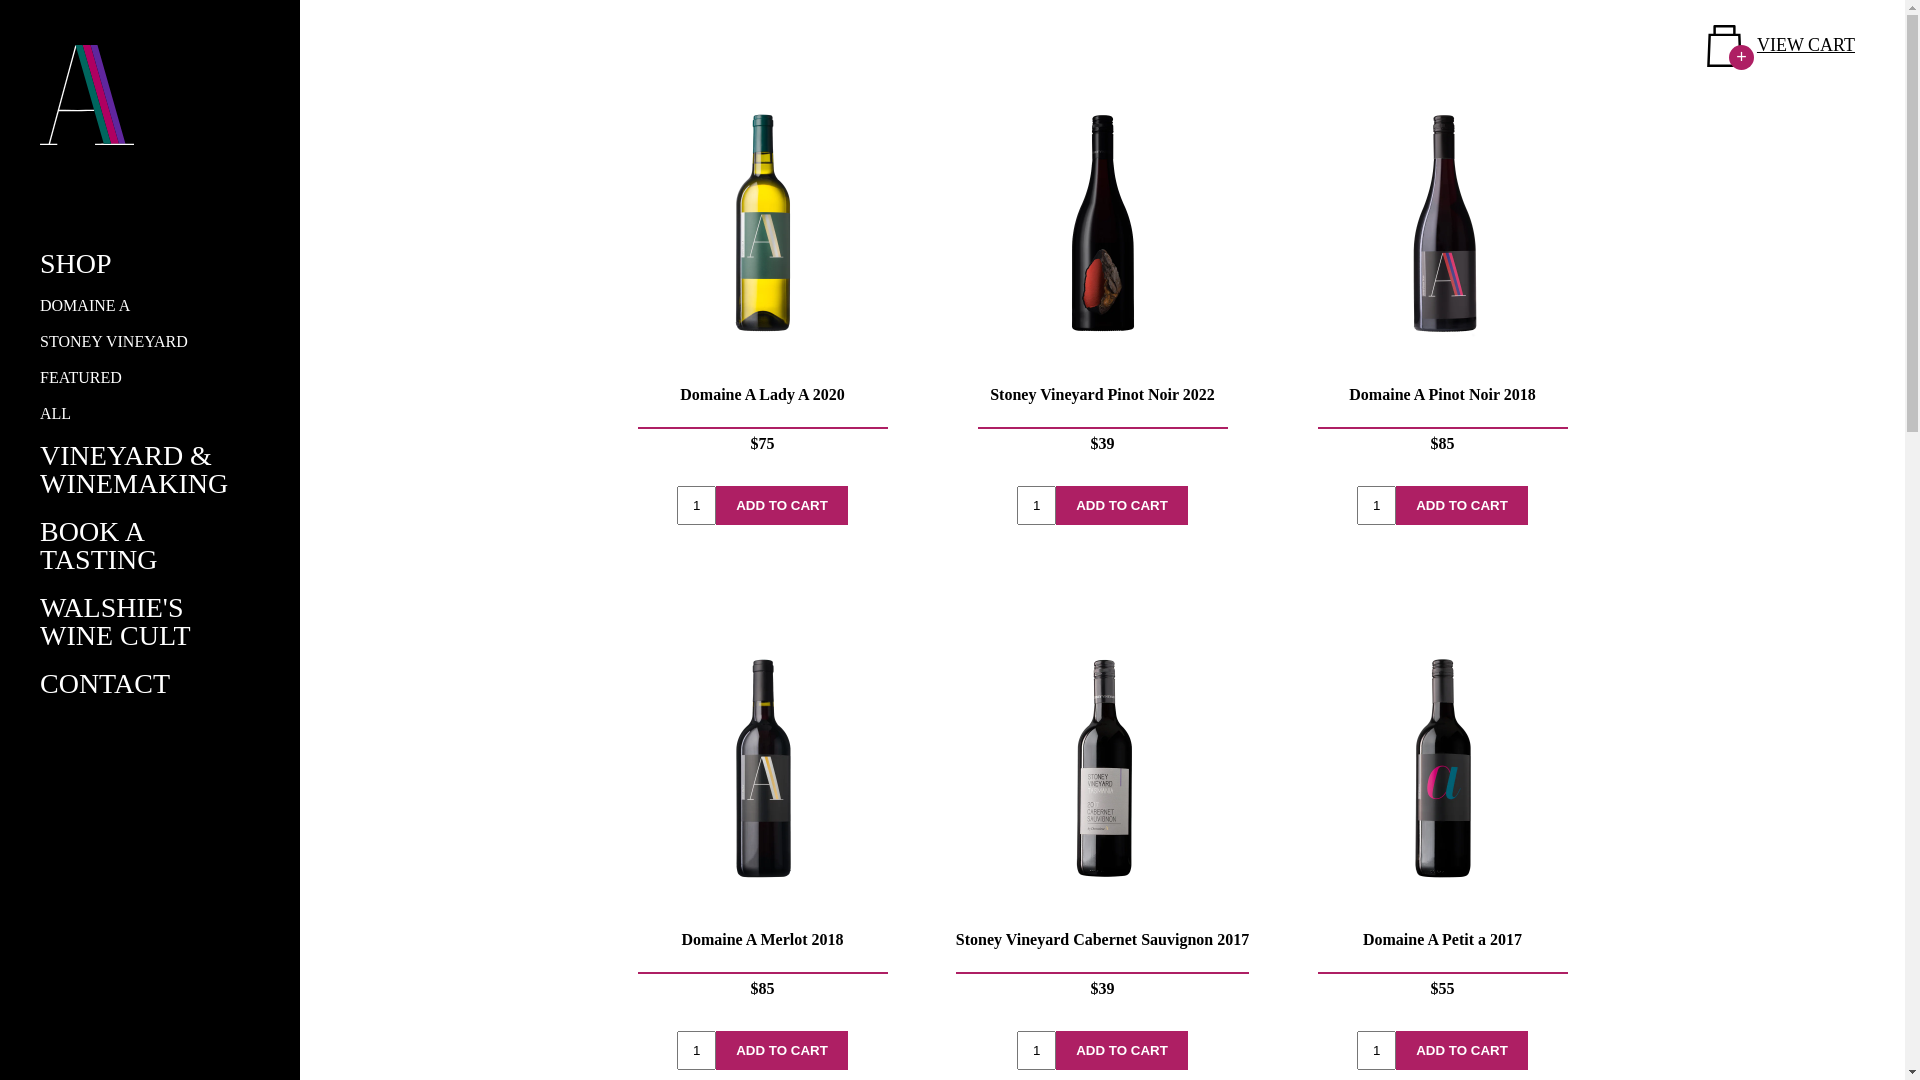 The height and width of the screenshot is (1080, 1920). I want to click on 'CONTACT', so click(39, 682).